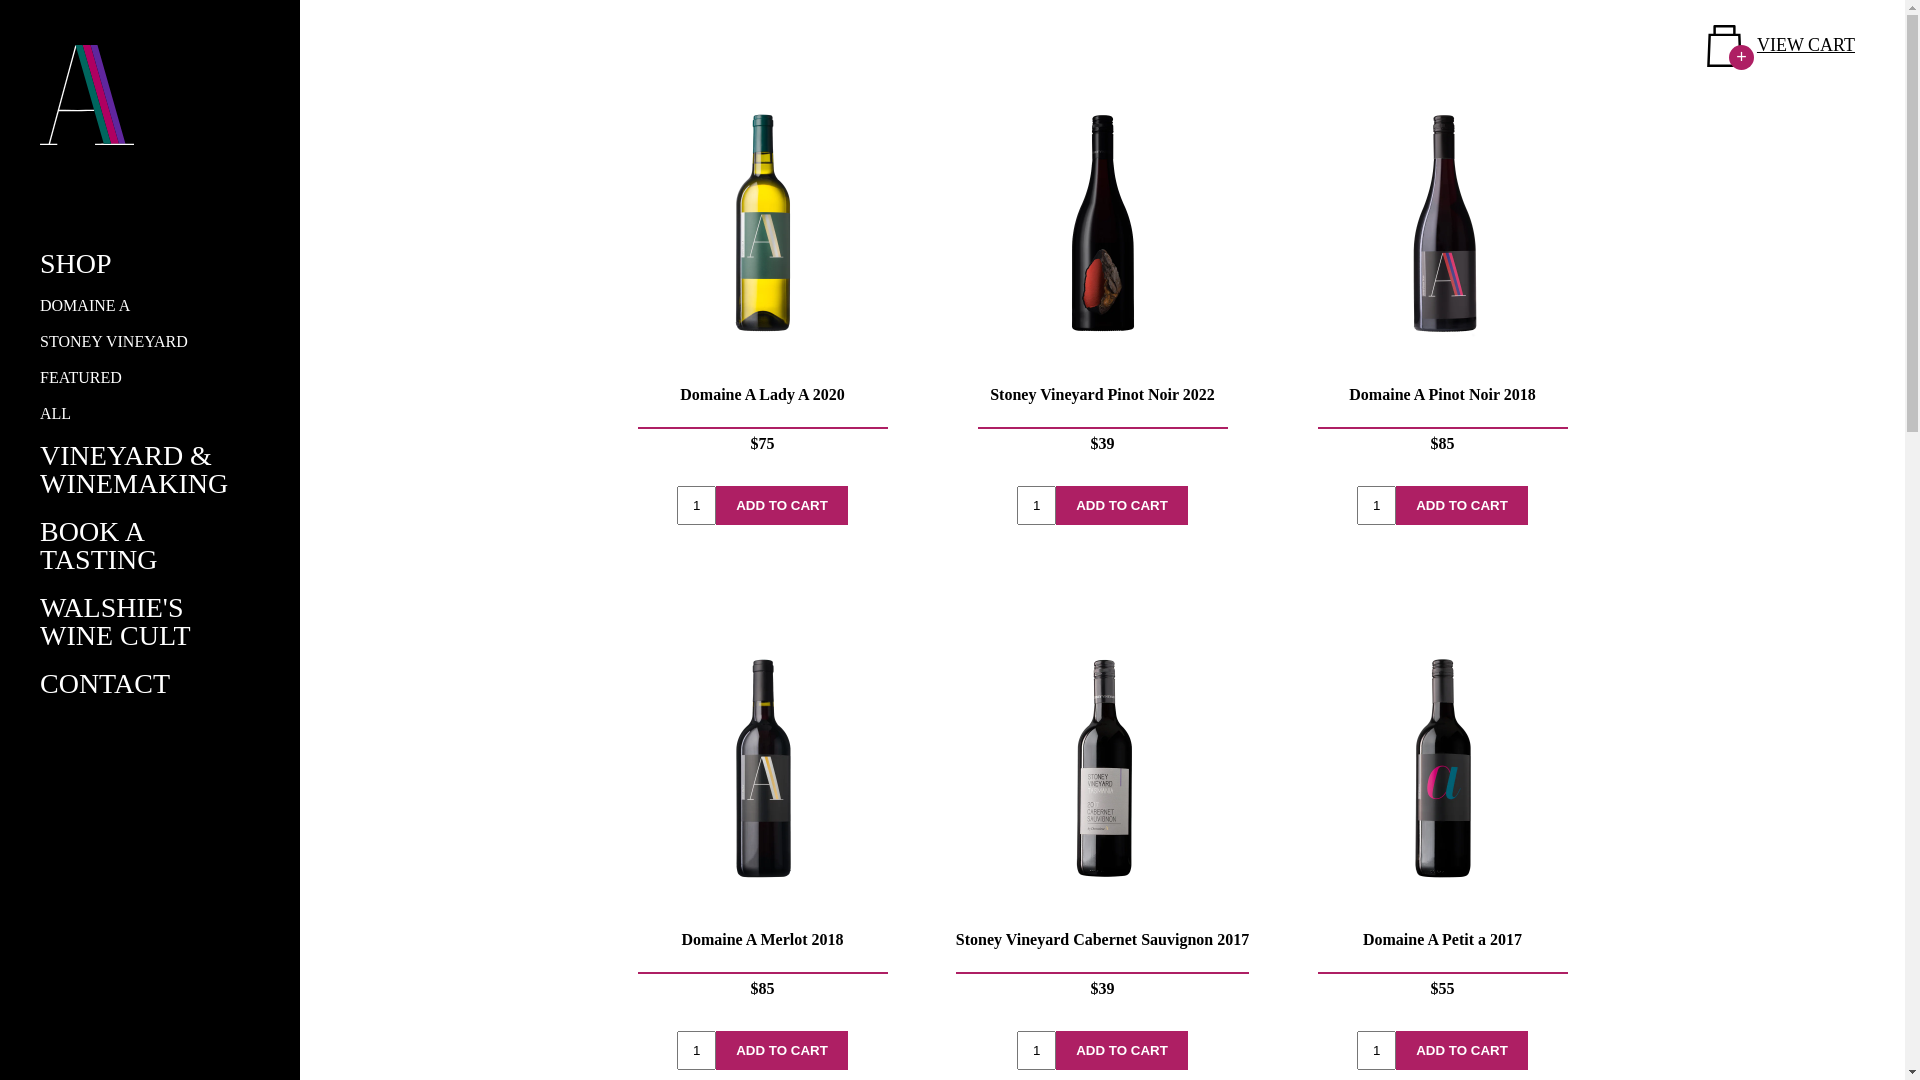 The height and width of the screenshot is (1080, 1920). I want to click on 'CONTACT', so click(39, 682).